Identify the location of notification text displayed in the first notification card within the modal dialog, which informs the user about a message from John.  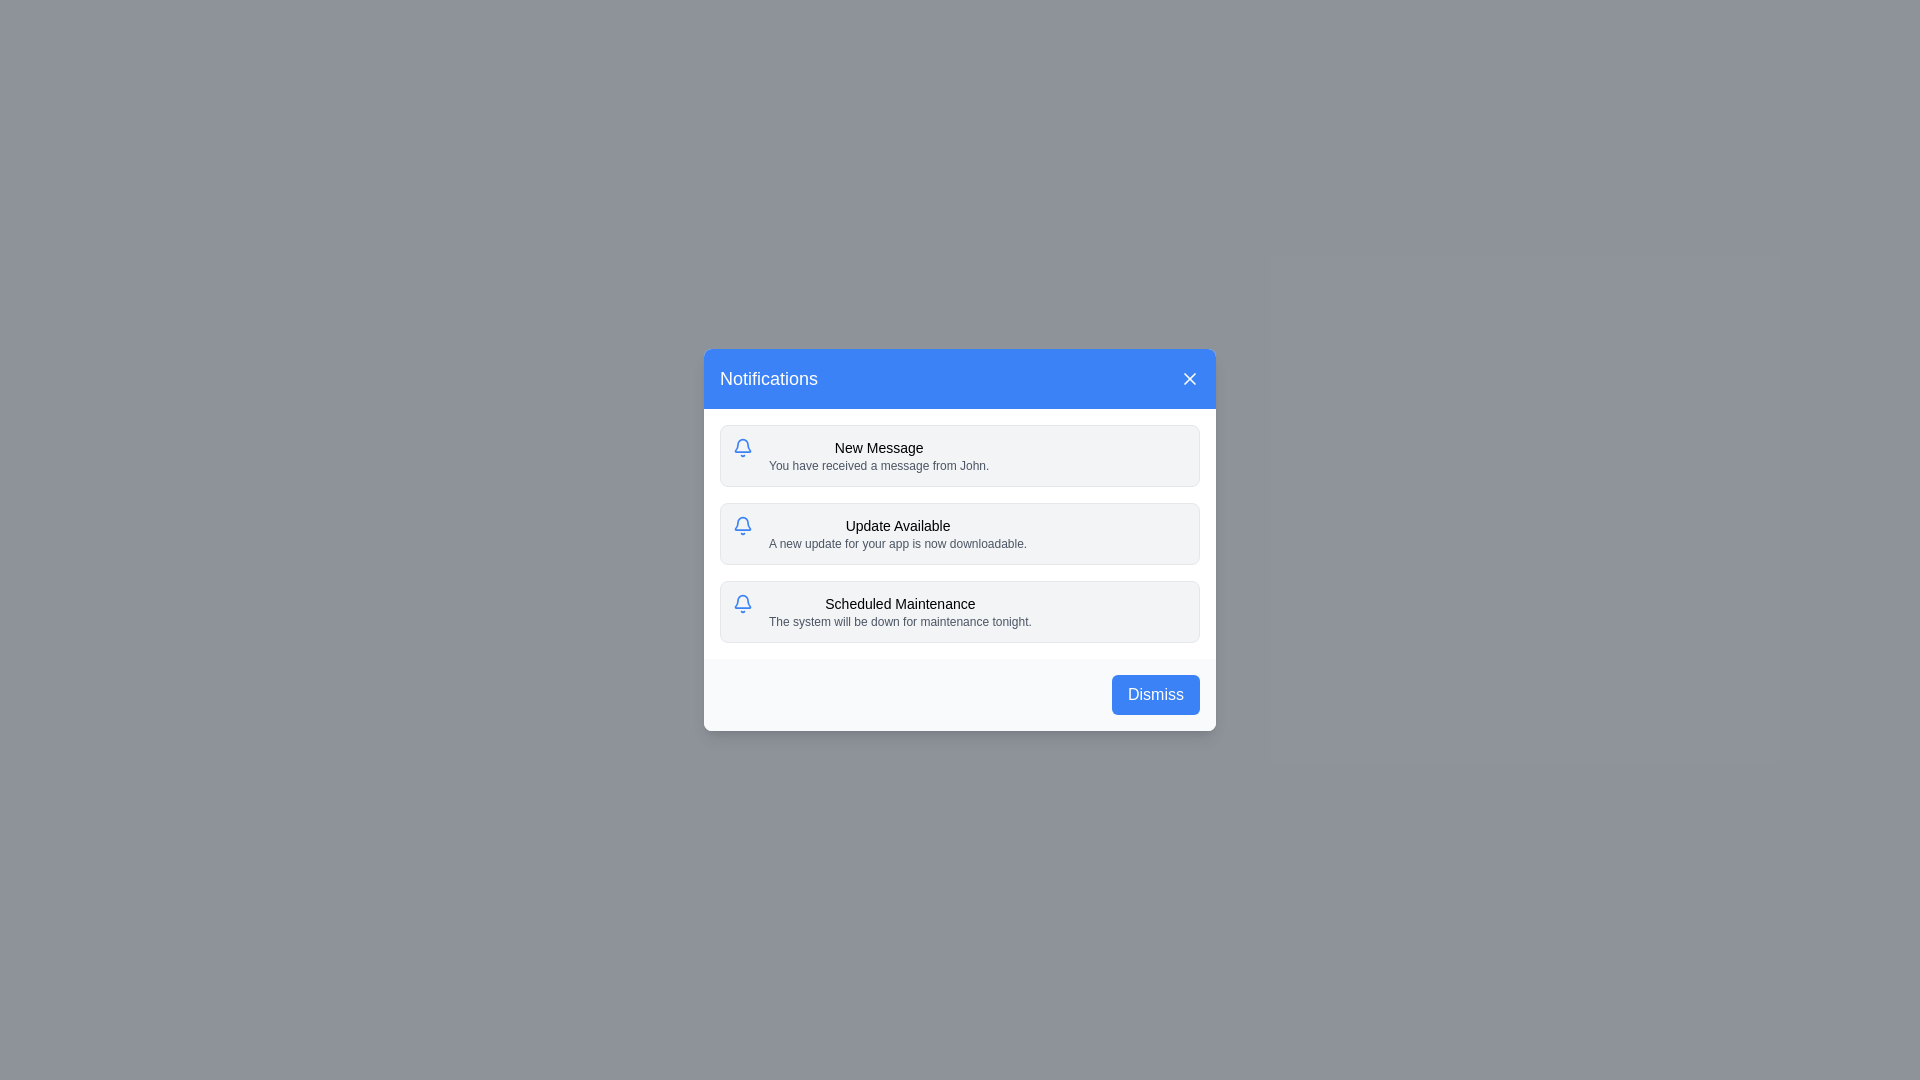
(879, 455).